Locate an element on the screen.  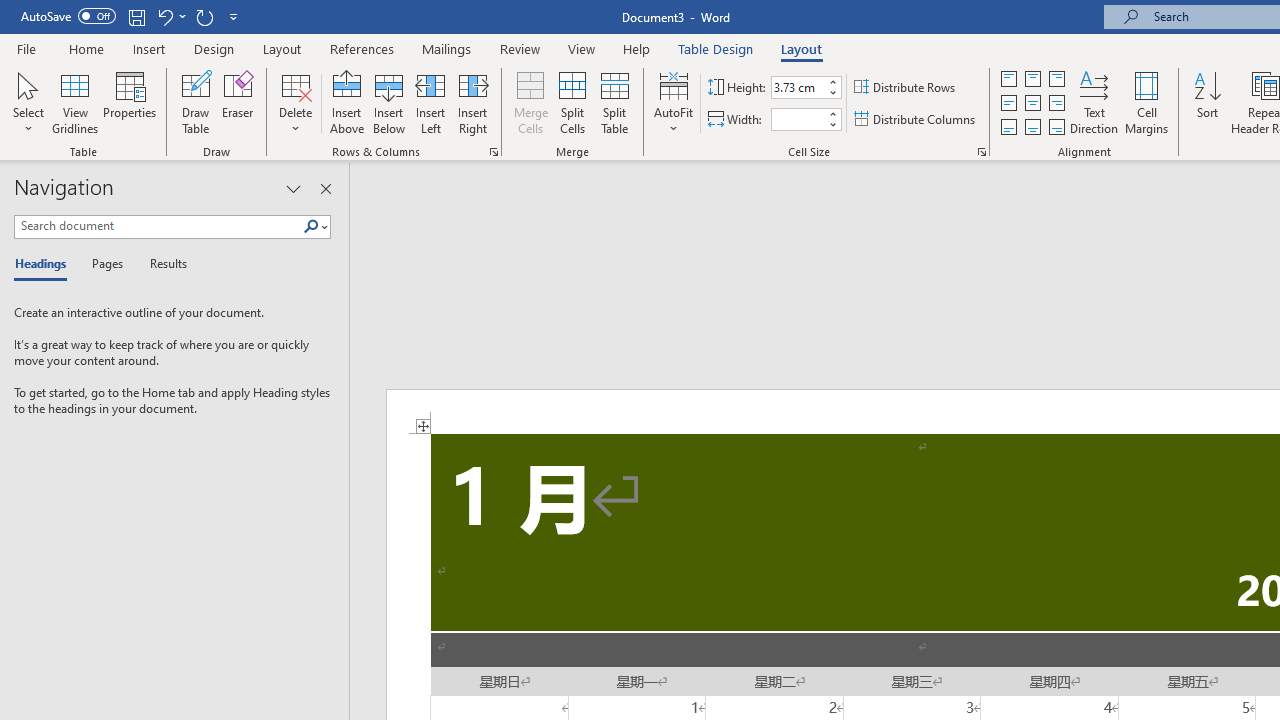
'Table Row Height' is located at coordinates (797, 86).